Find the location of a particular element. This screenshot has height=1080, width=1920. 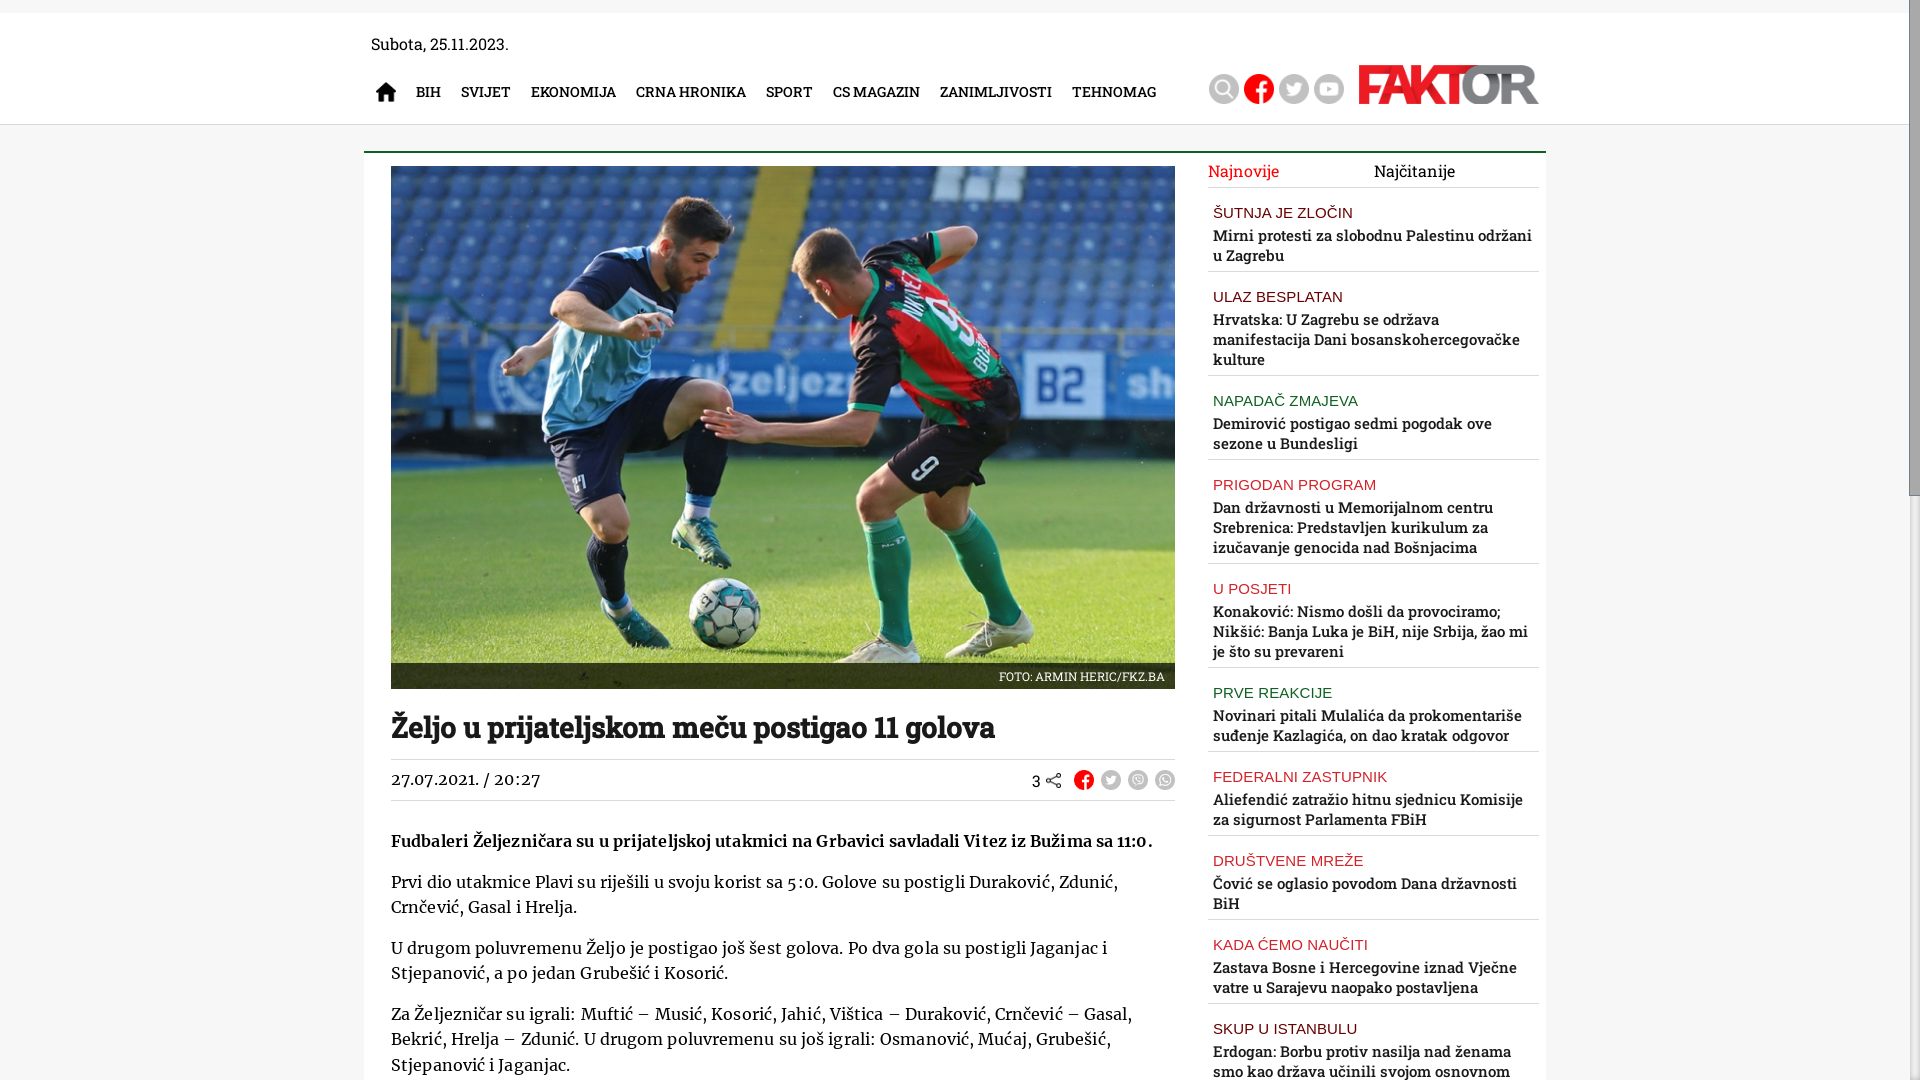

'SPORT' is located at coordinates (793, 91).